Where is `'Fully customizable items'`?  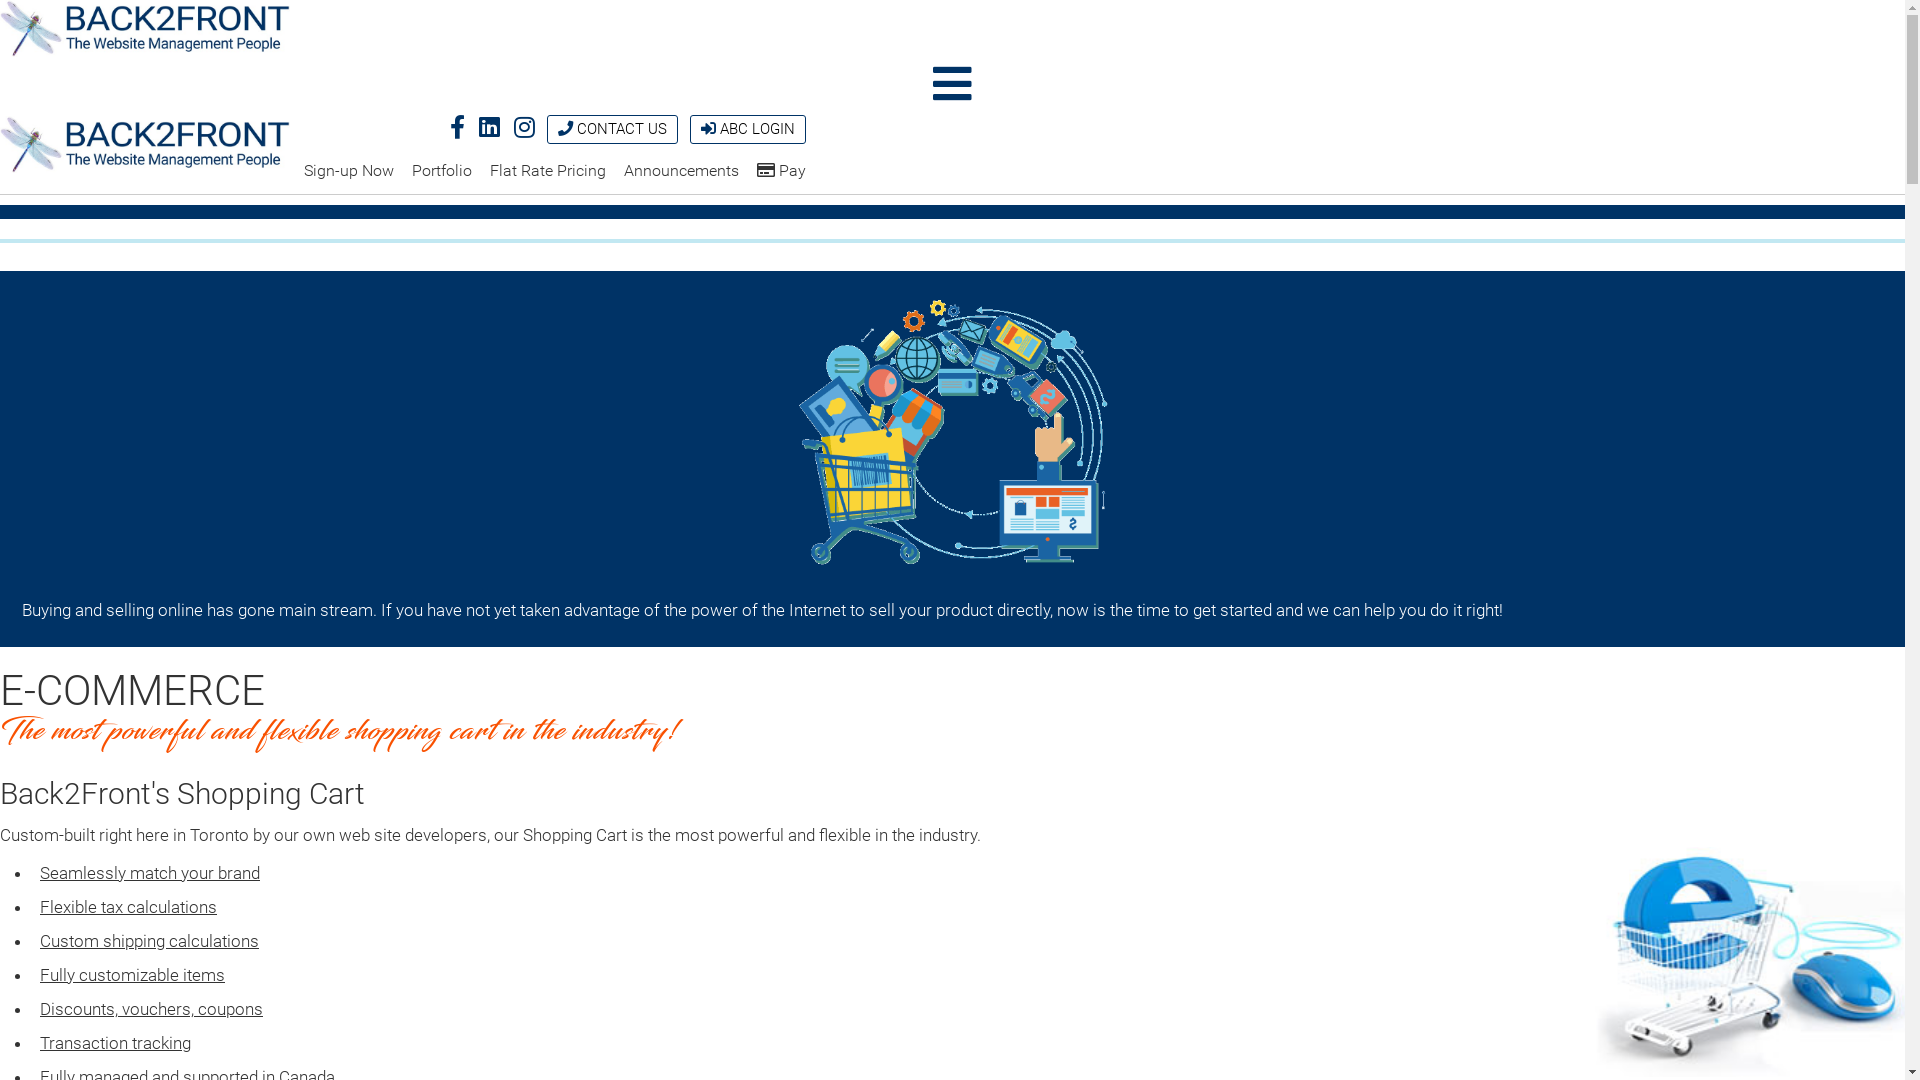
'Fully customizable items' is located at coordinates (131, 974).